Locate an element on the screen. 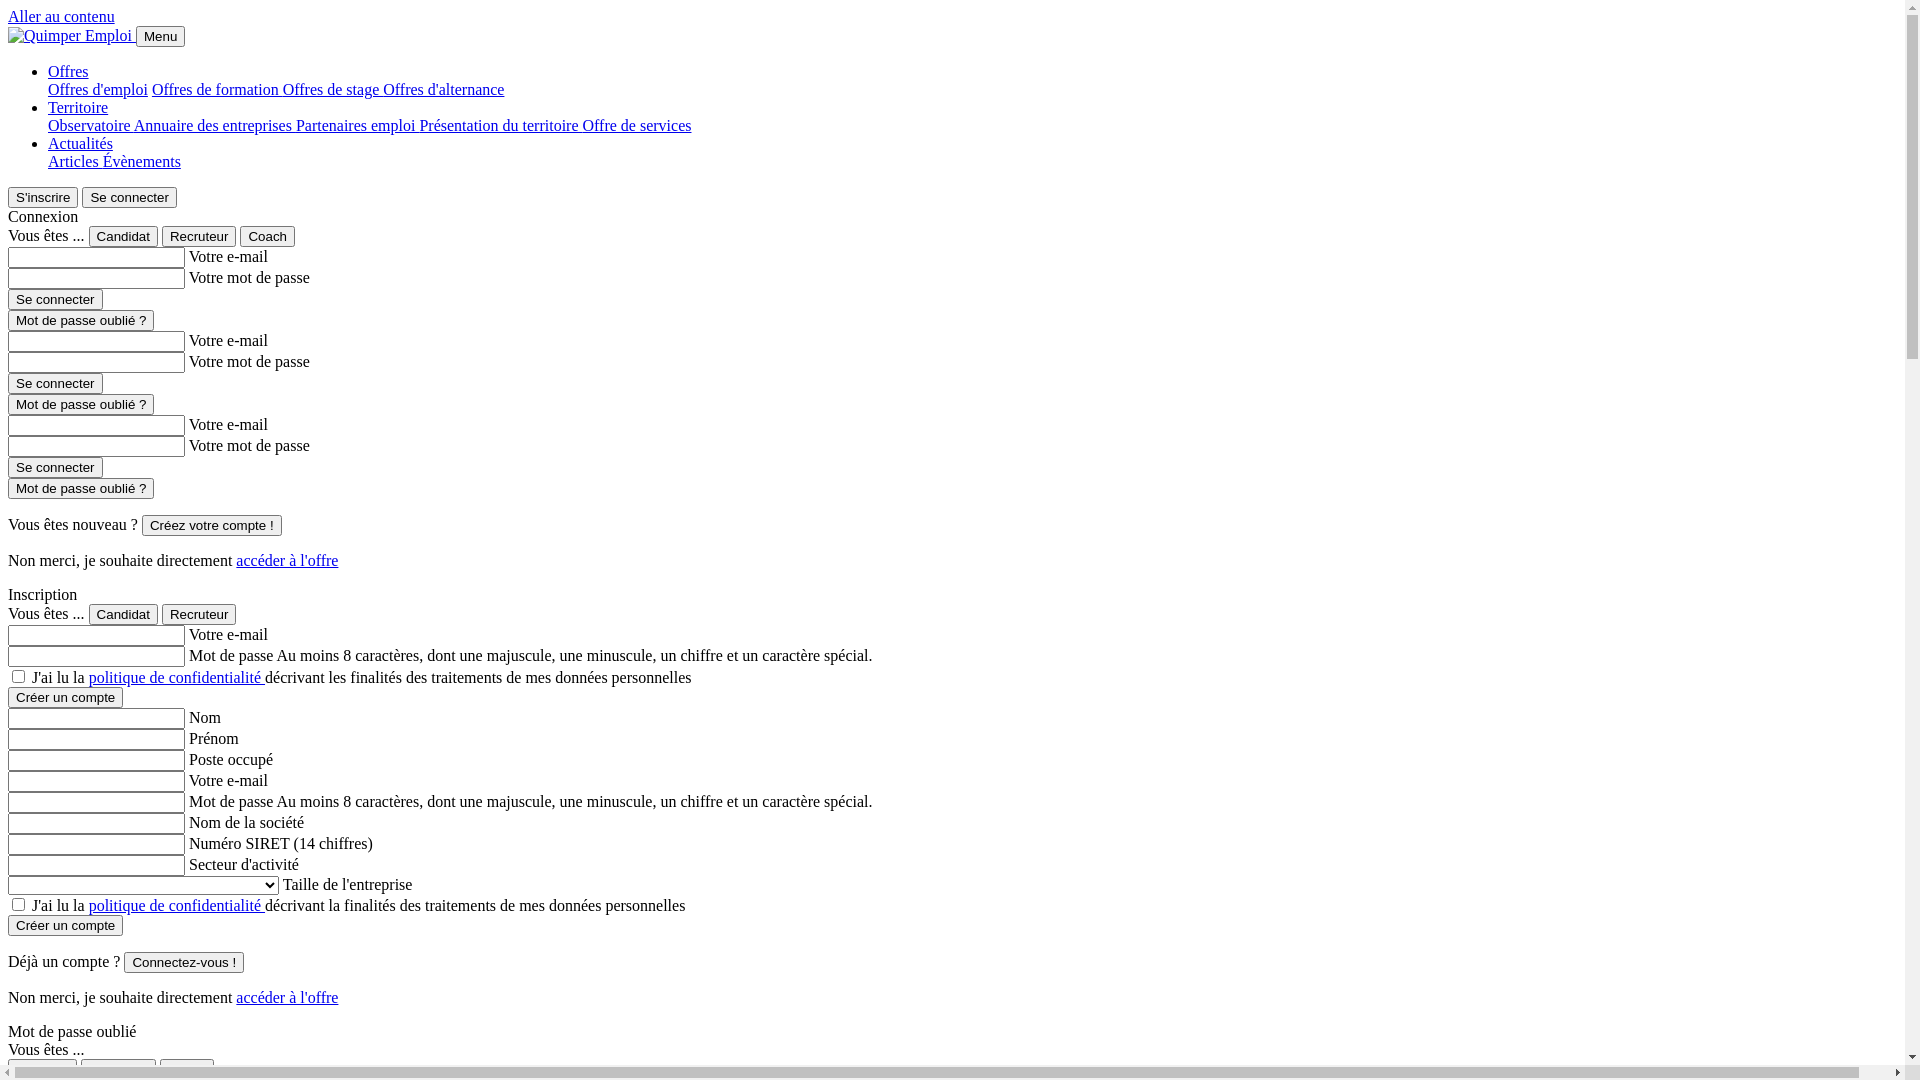 The image size is (1920, 1080). 'Coach' is located at coordinates (266, 235).